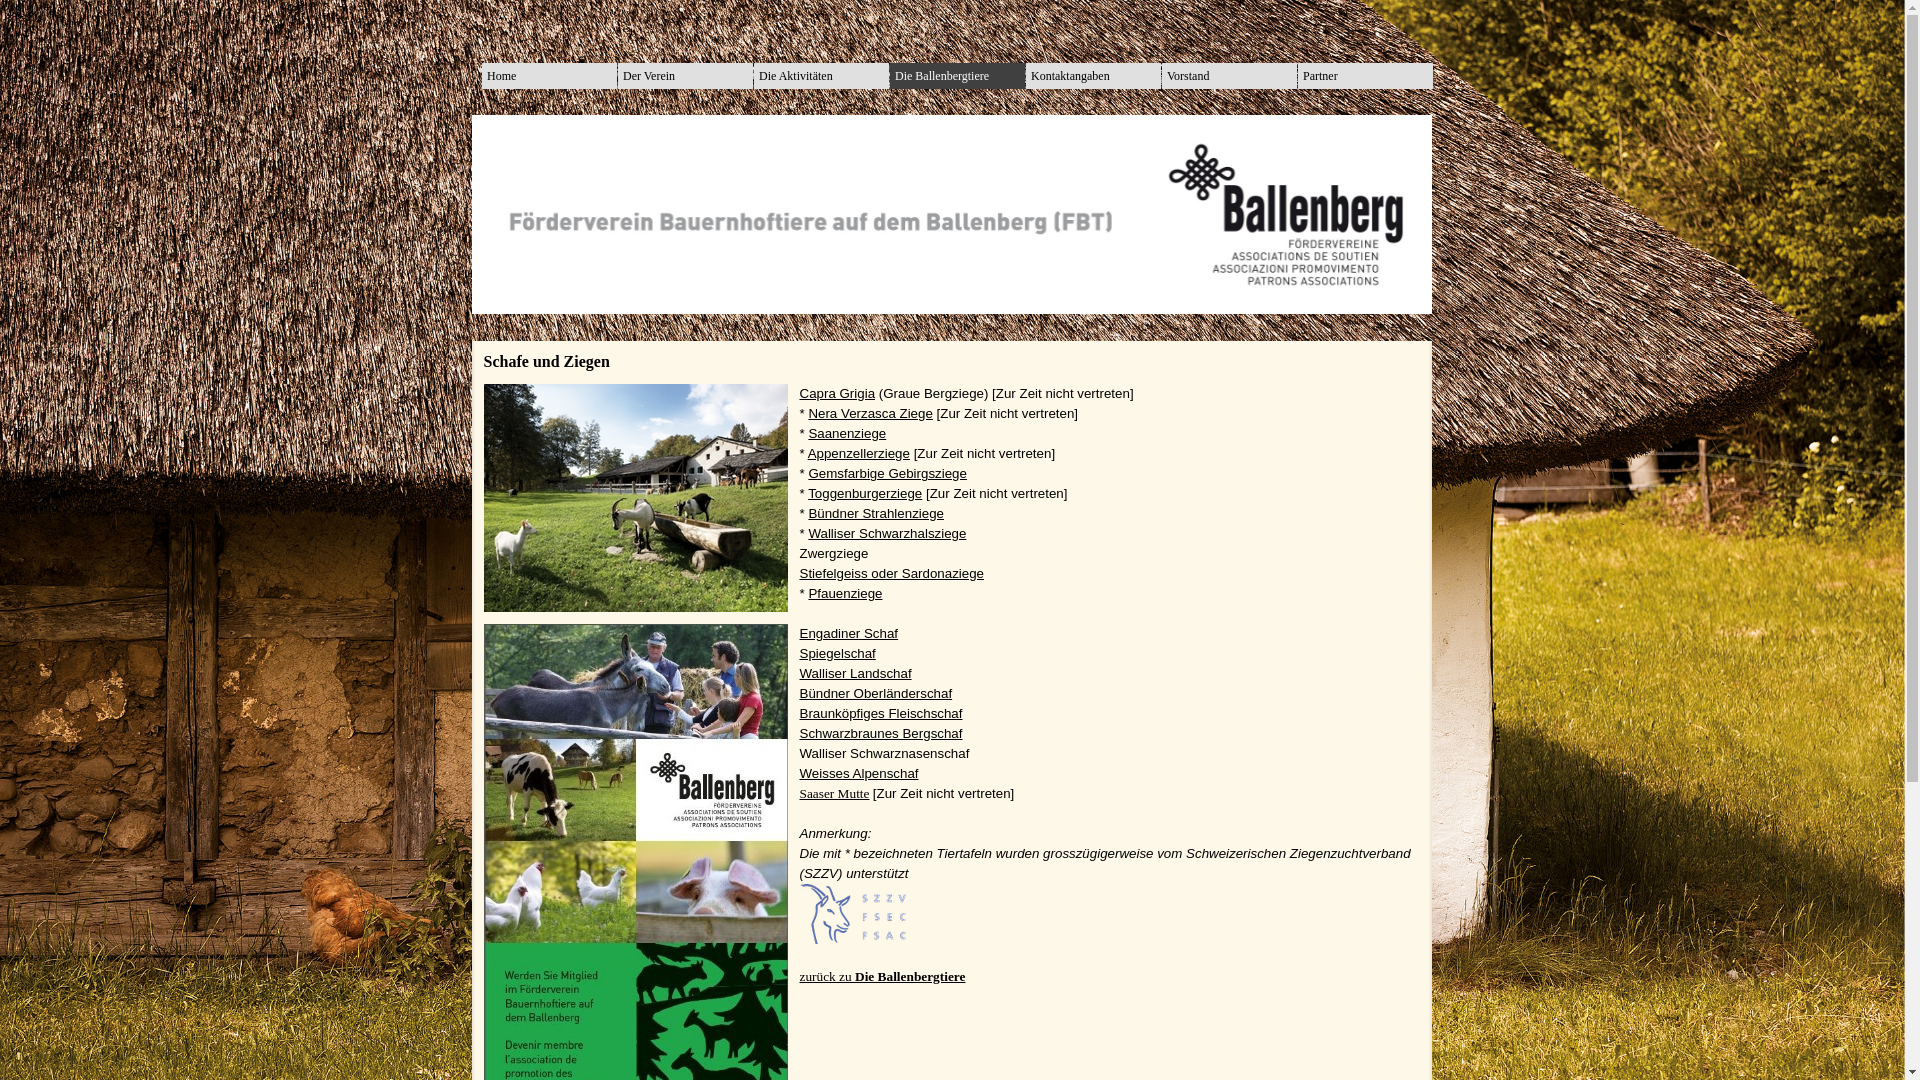 This screenshot has height=1080, width=1920. Describe the element at coordinates (886, 532) in the screenshot. I see `'Walliser Schwarzhalsziege'` at that location.